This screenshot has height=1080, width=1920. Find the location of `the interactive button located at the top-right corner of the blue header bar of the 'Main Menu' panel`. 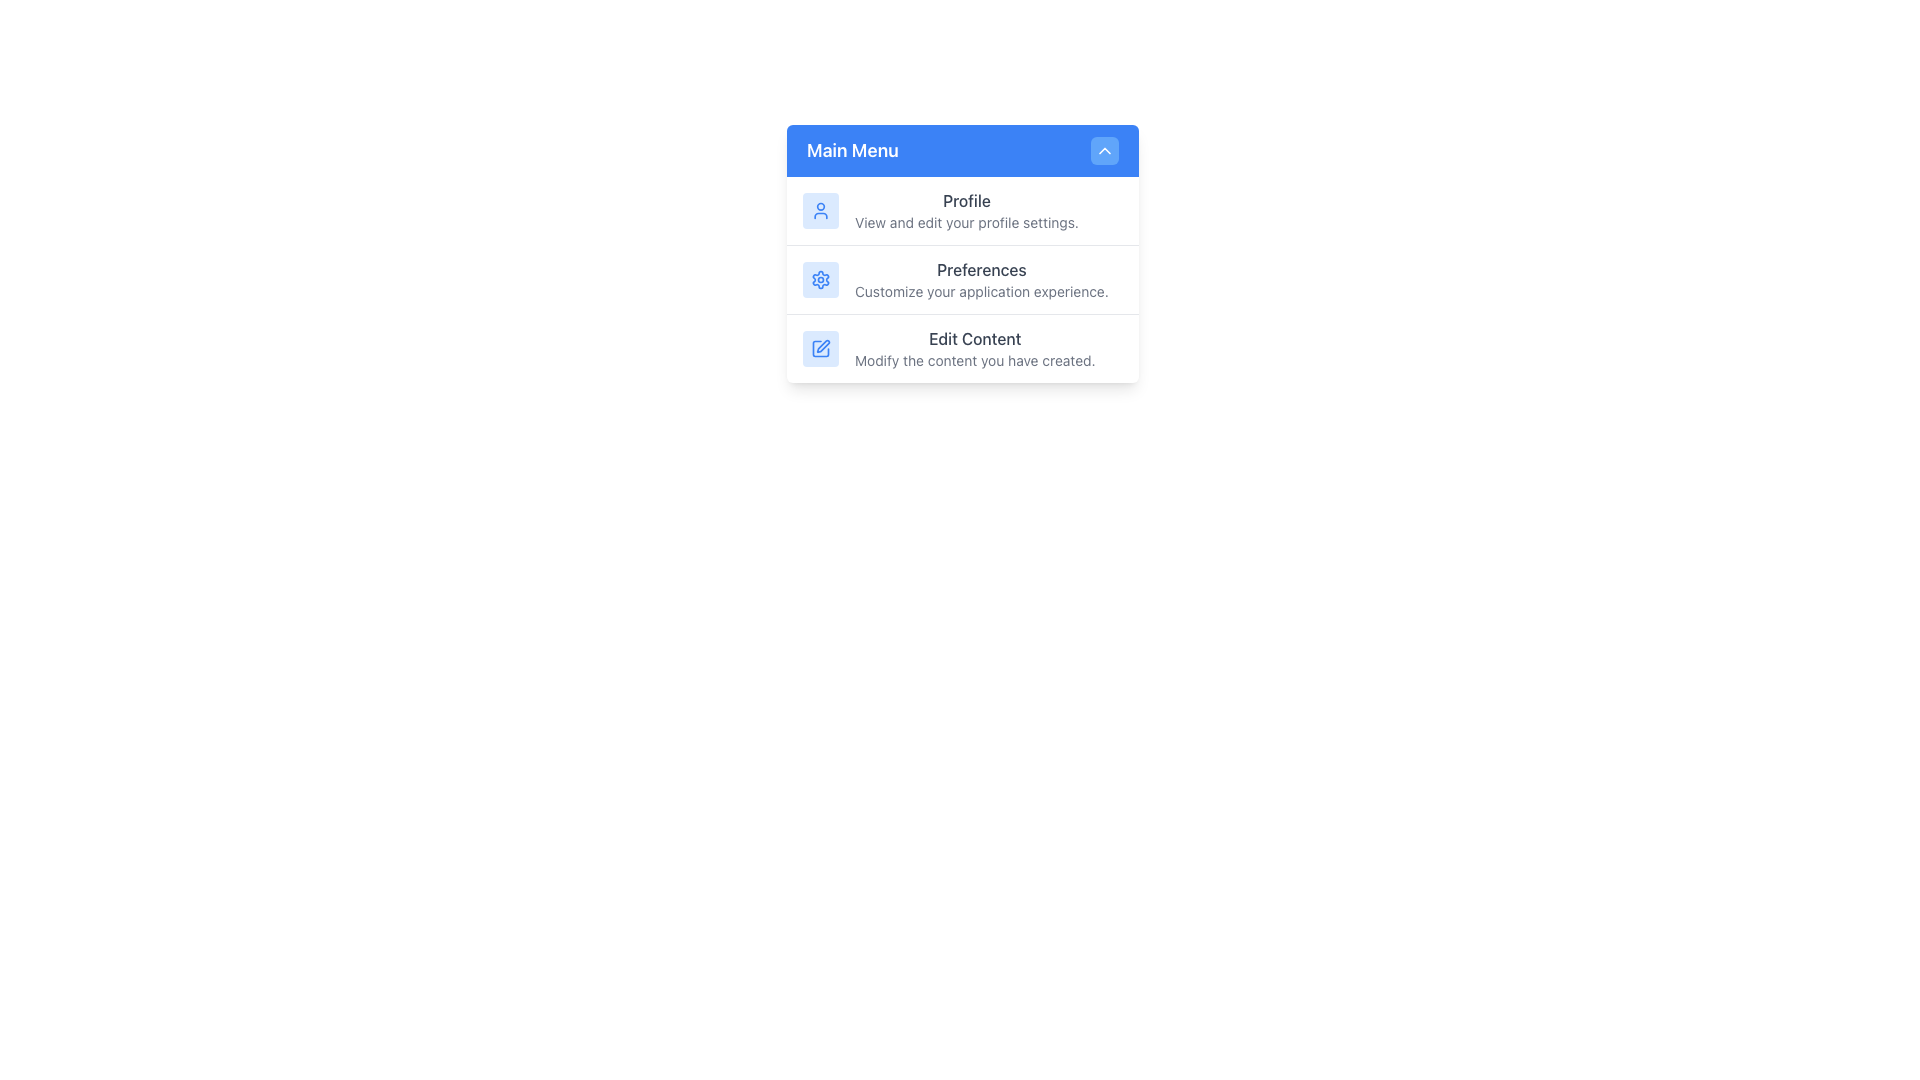

the interactive button located at the top-right corner of the blue header bar of the 'Main Menu' panel is located at coordinates (1103, 149).